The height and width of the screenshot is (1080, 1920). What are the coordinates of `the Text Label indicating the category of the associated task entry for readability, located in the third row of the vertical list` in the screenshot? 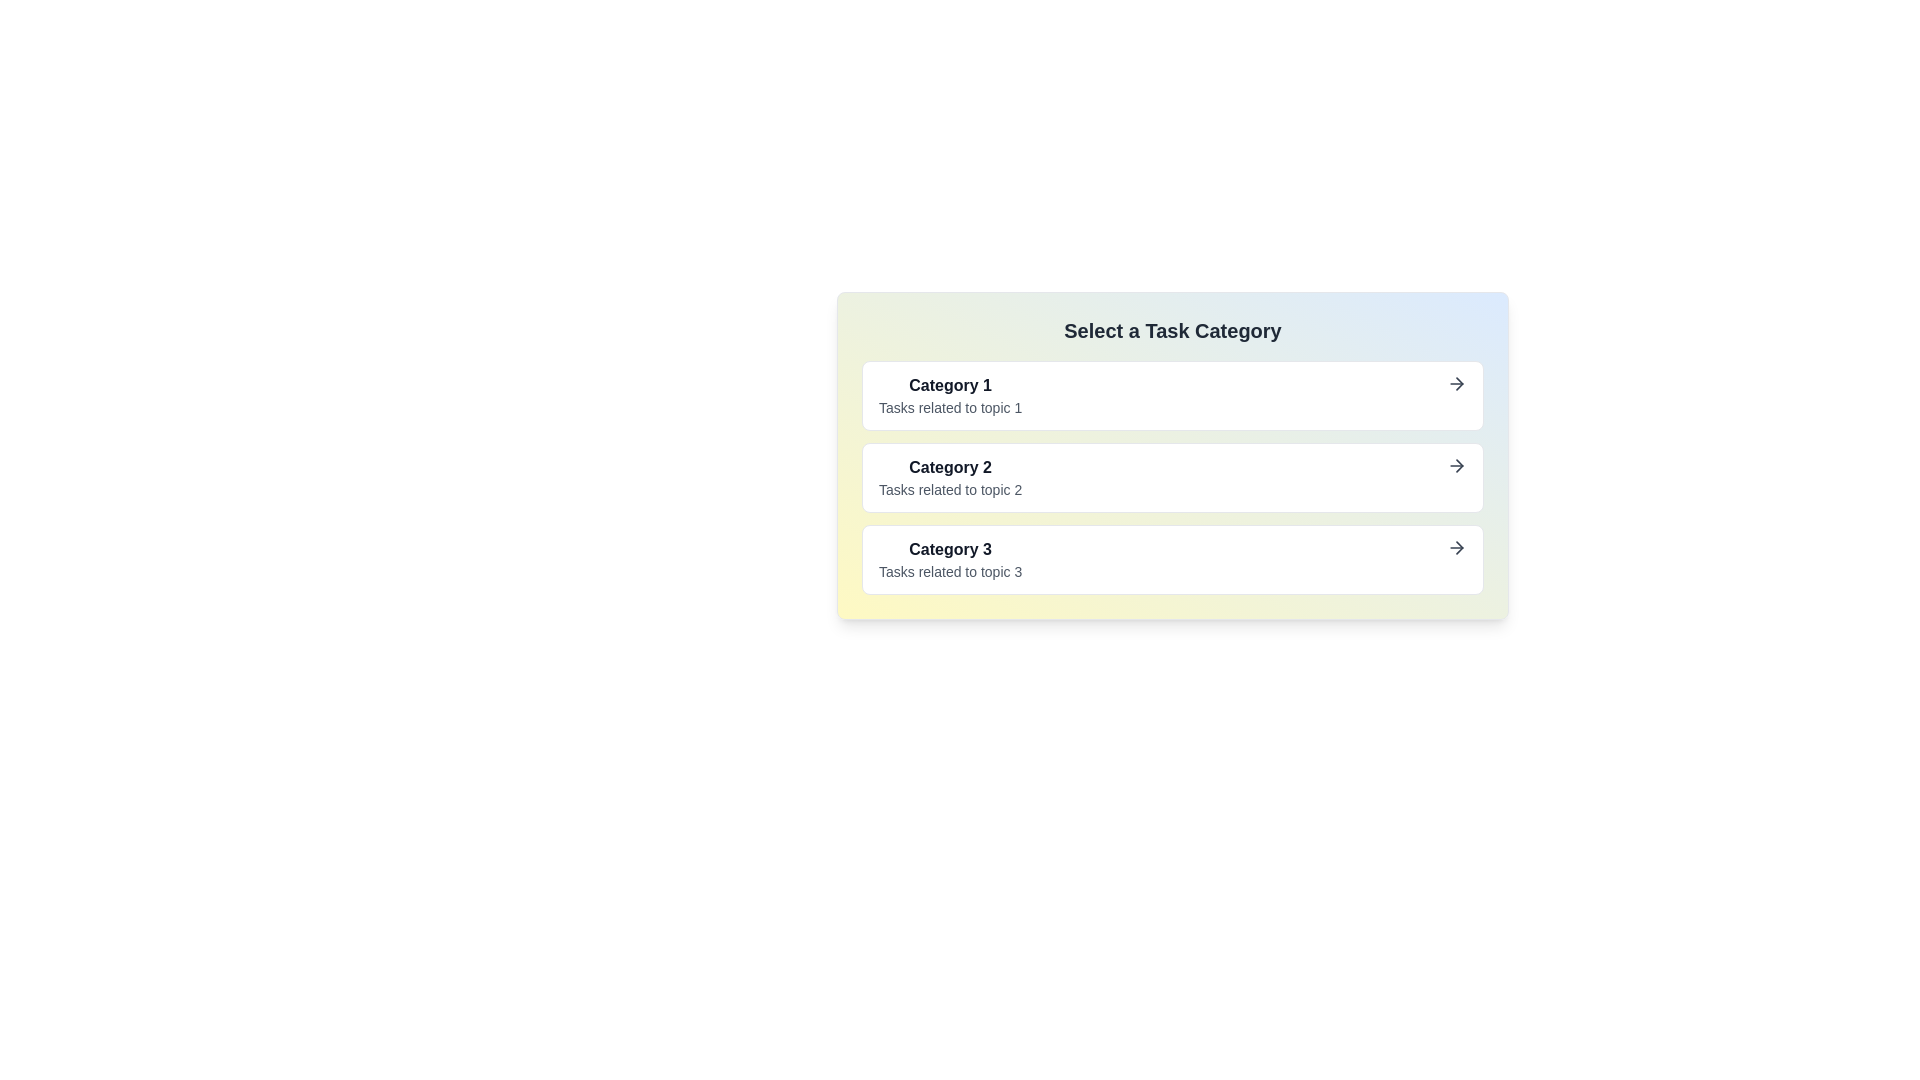 It's located at (949, 549).